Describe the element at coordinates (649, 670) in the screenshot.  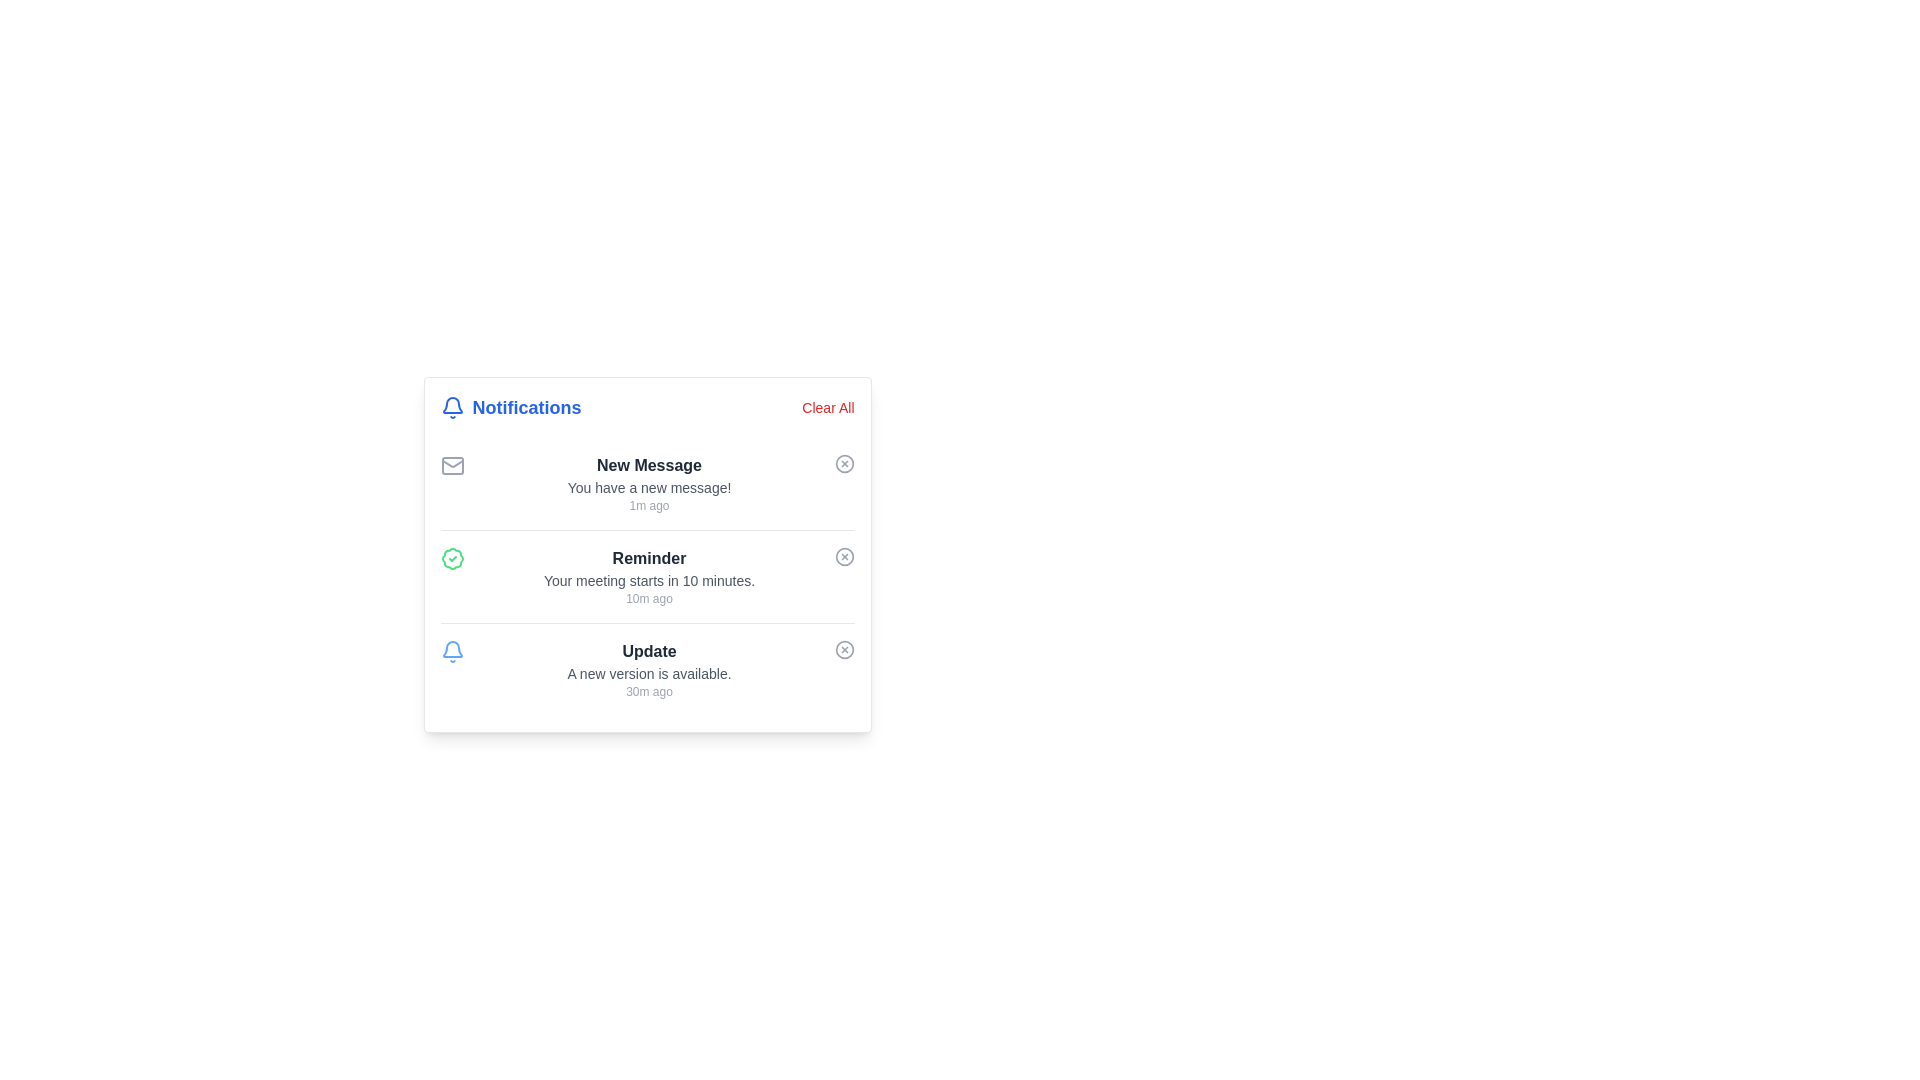
I see `the Notification entry element that displays 'Update', 'A new version is available.', and '30m ago' in a vertically stacked format` at that location.